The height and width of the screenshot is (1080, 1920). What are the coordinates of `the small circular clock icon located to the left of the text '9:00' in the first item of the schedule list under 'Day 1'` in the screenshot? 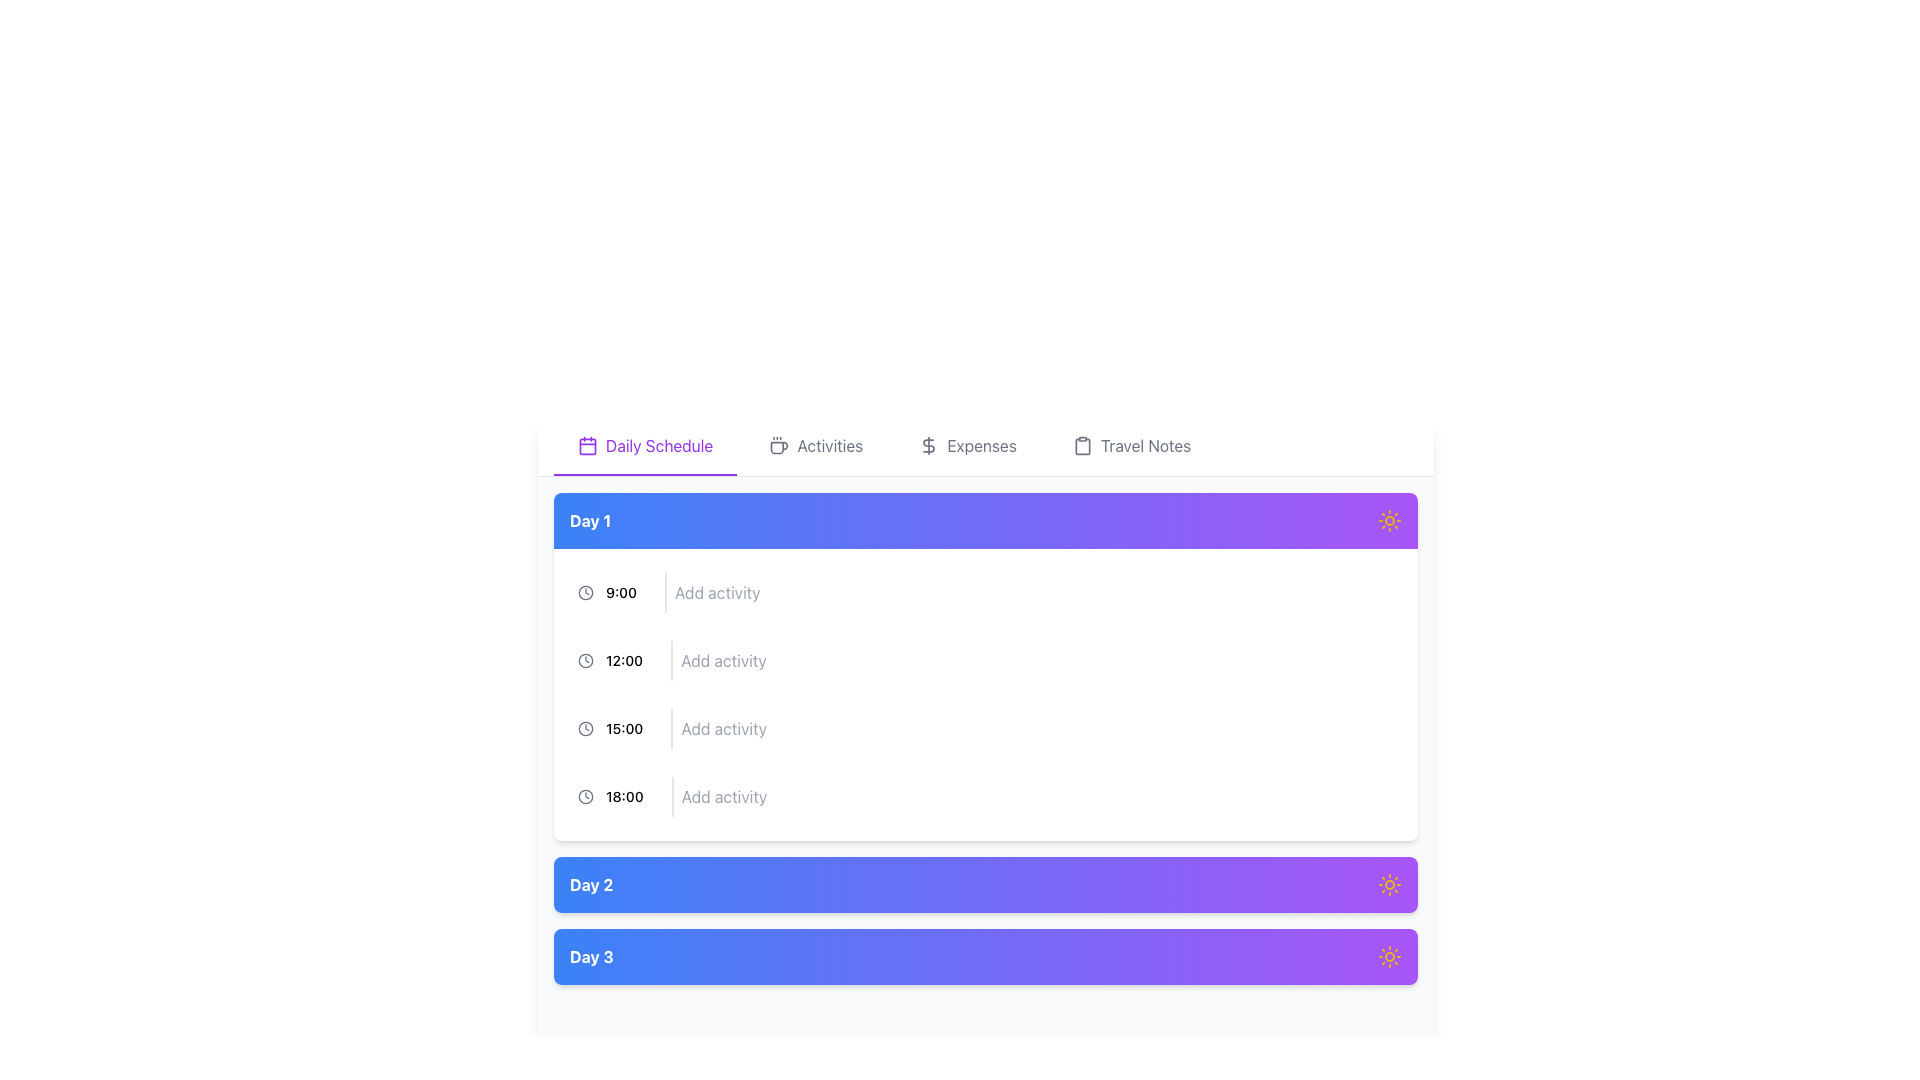 It's located at (584, 592).